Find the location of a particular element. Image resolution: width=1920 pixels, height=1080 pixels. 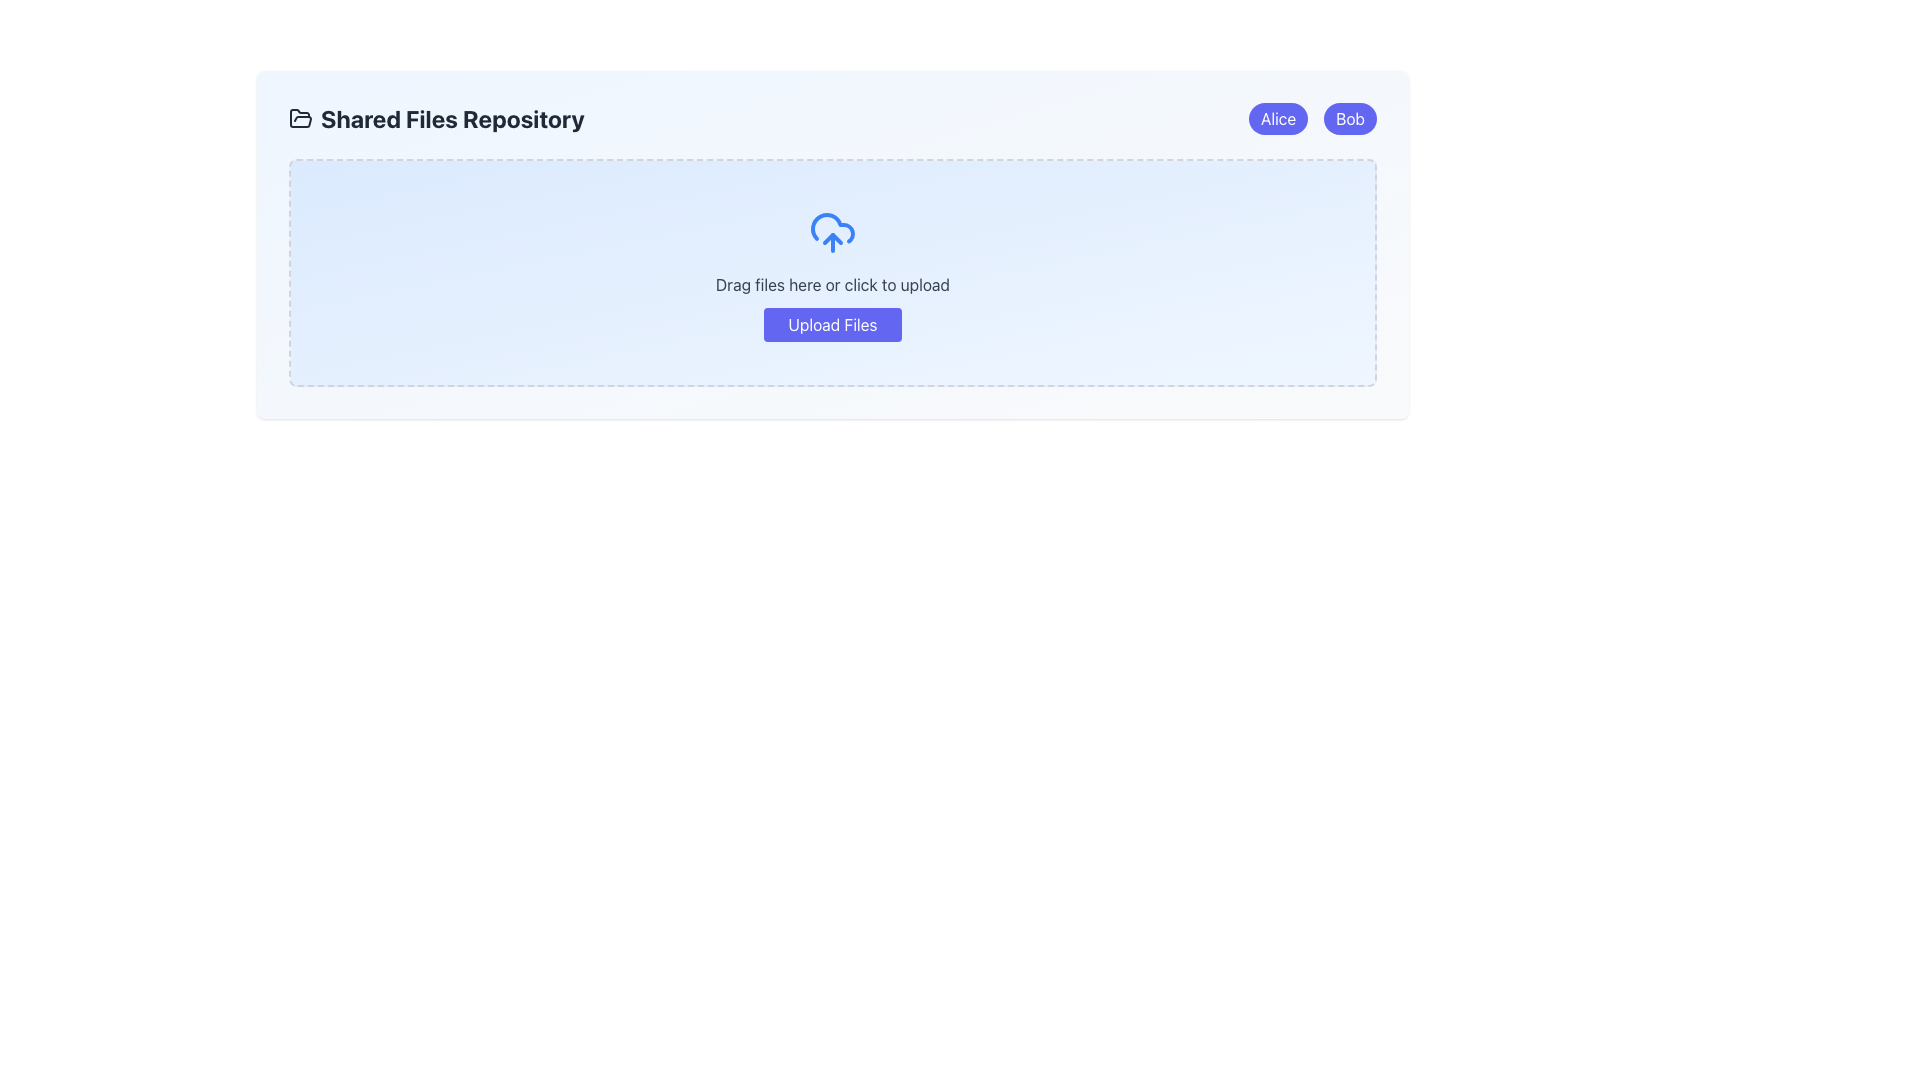

the visual representation of the open folder icon located to the immediate left of the text 'Shared Files Repository' in the header is located at coordinates (300, 119).